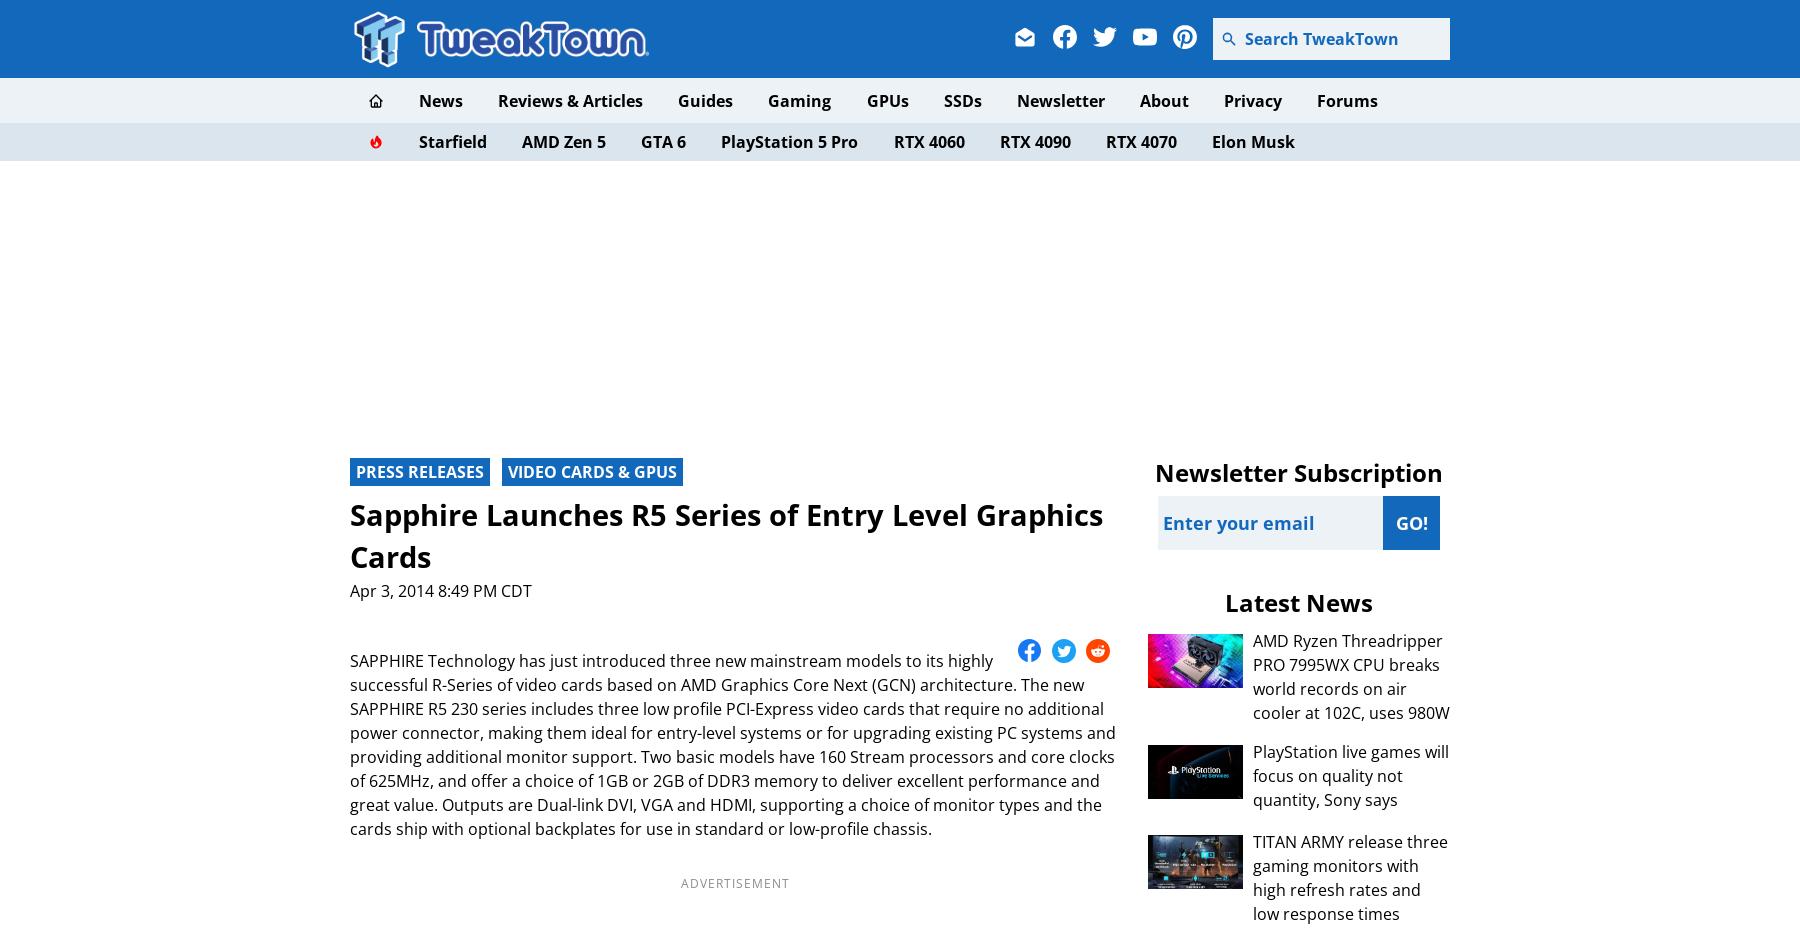  What do you see at coordinates (1253, 141) in the screenshot?
I see `'Elon Musk'` at bounding box center [1253, 141].